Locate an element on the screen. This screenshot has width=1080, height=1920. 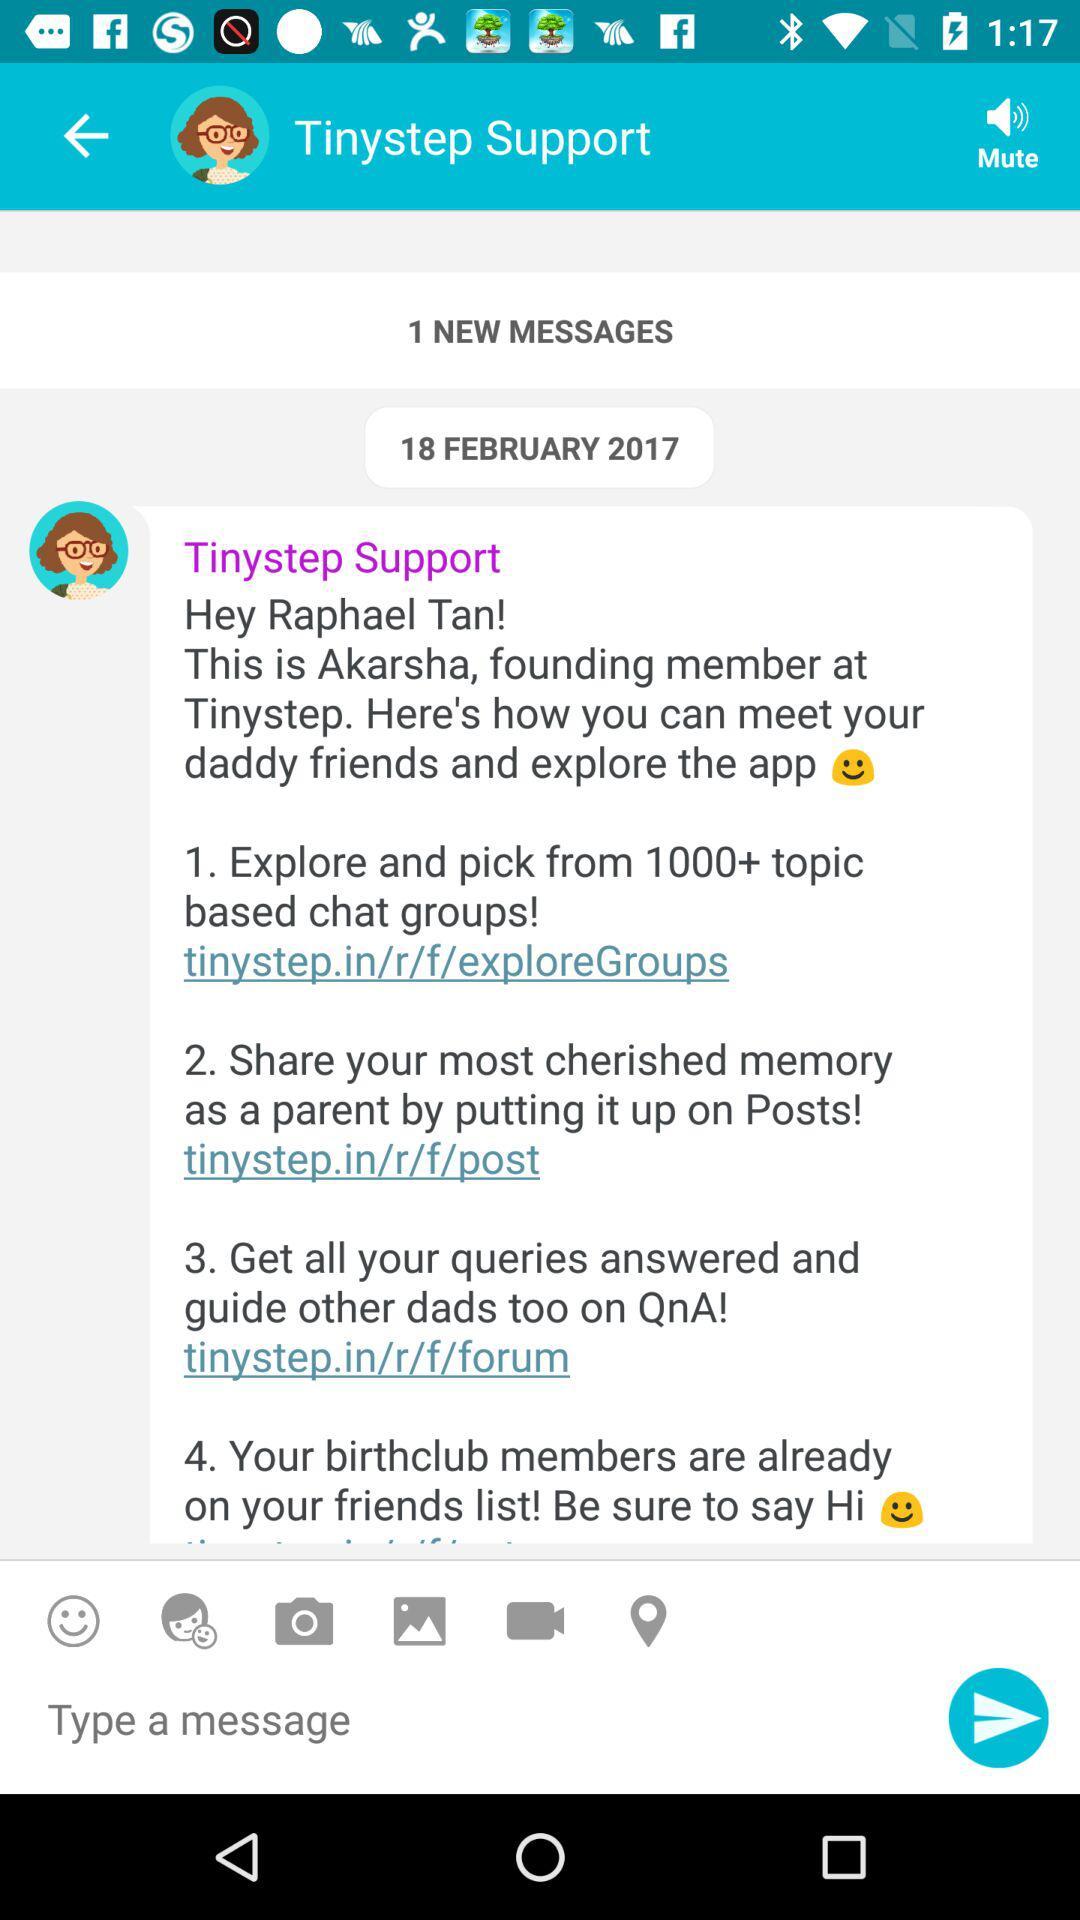
the photo icon is located at coordinates (304, 1621).